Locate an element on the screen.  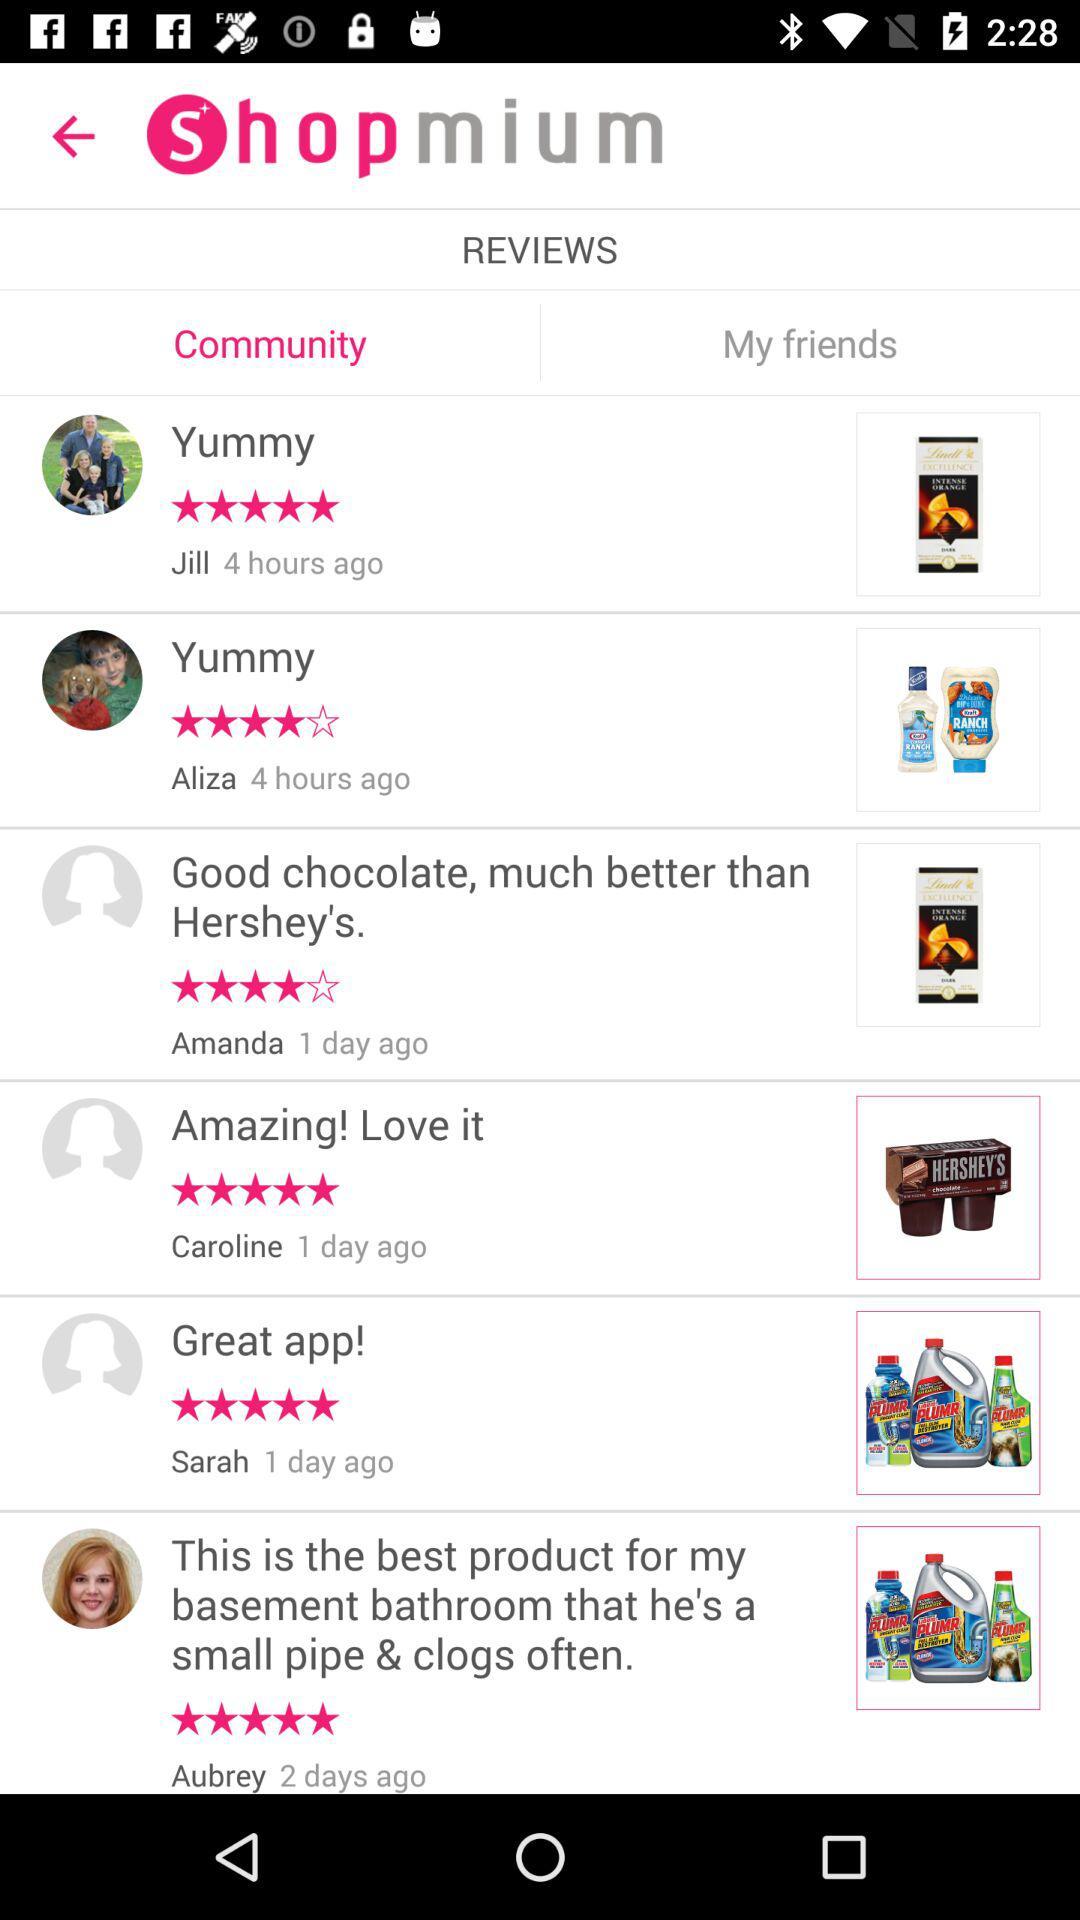
the icon to the right of aubrey item is located at coordinates (352, 1774).